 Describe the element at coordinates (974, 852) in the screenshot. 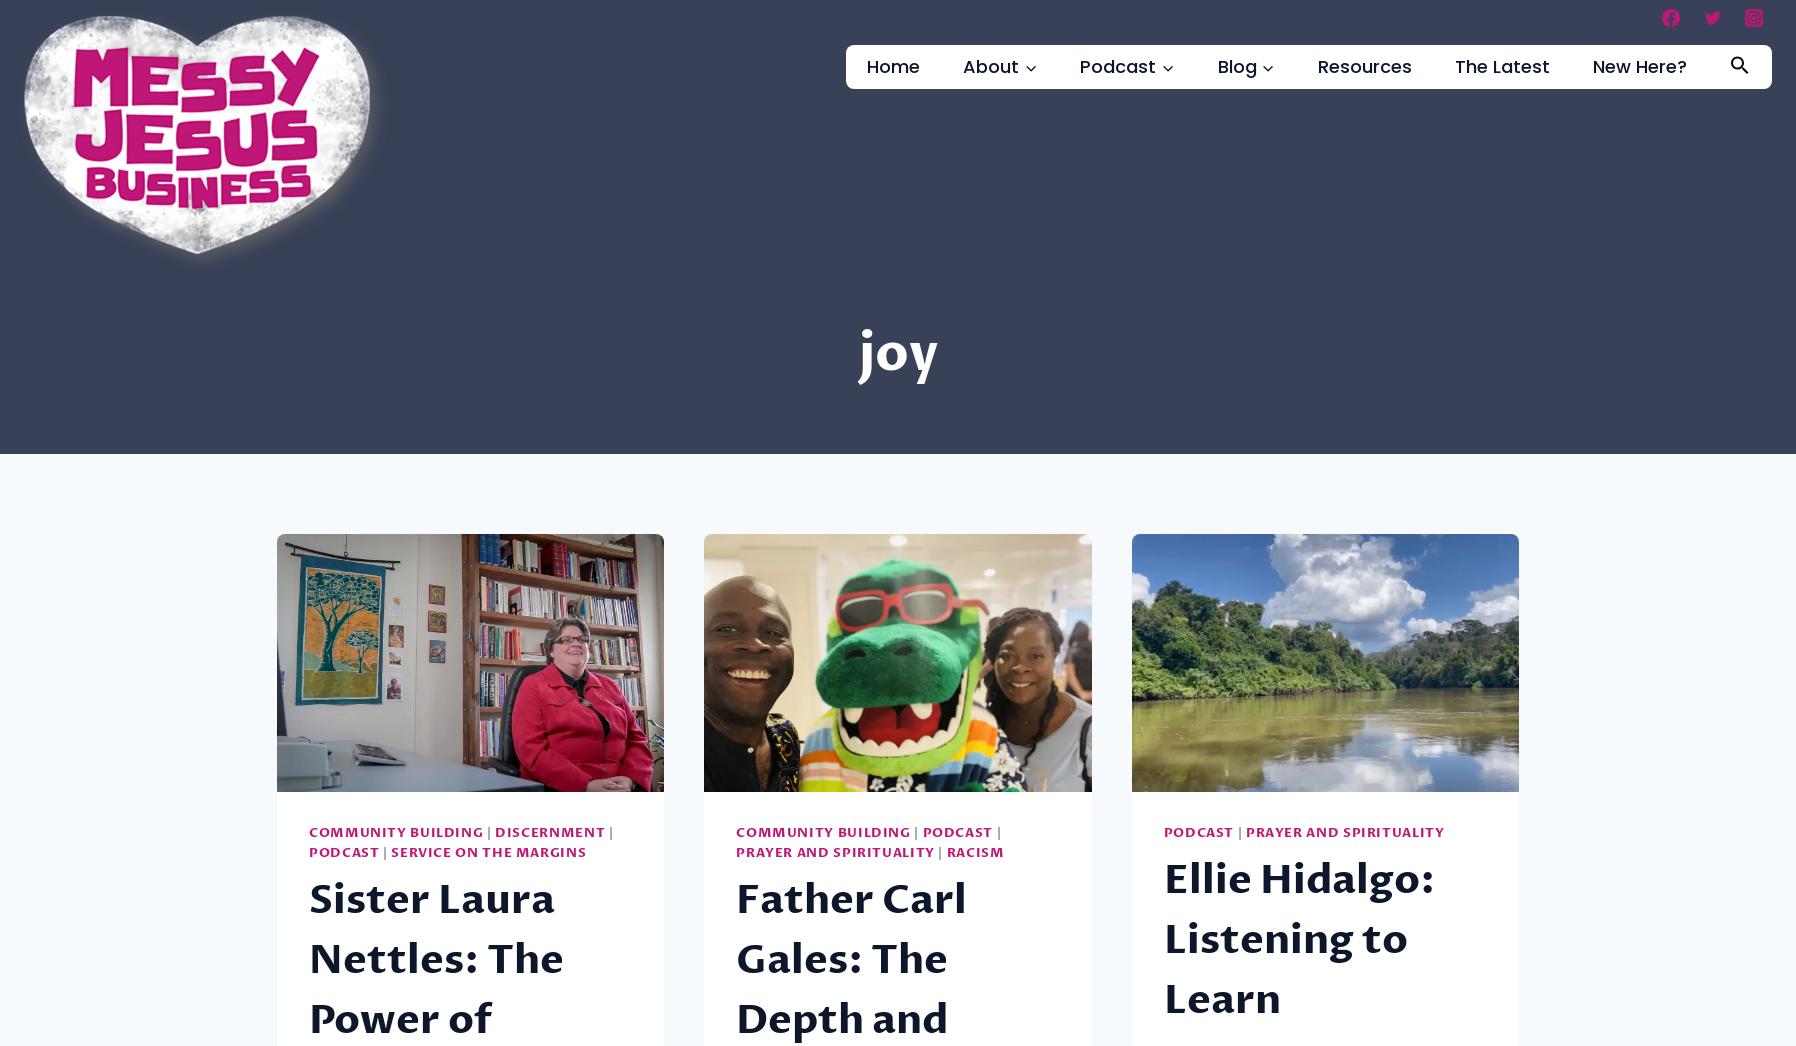

I see `'Racism'` at that location.